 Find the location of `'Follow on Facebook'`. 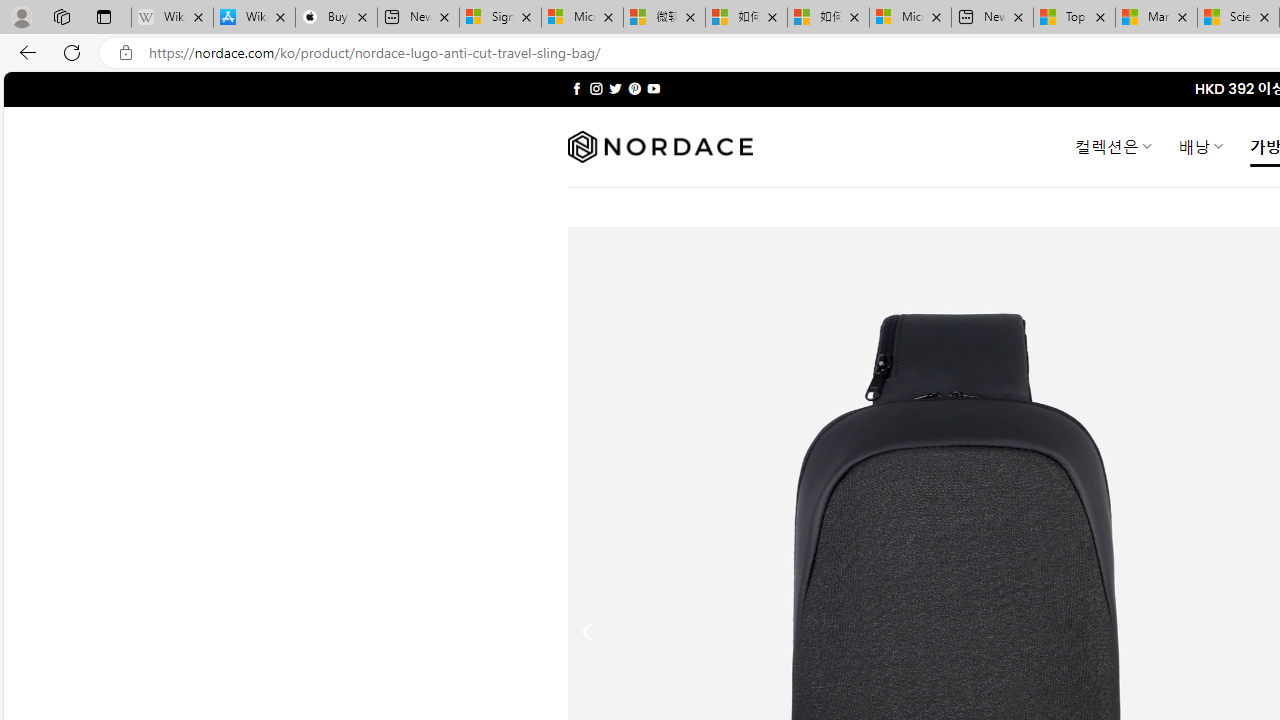

'Follow on Facebook' is located at coordinates (576, 88).